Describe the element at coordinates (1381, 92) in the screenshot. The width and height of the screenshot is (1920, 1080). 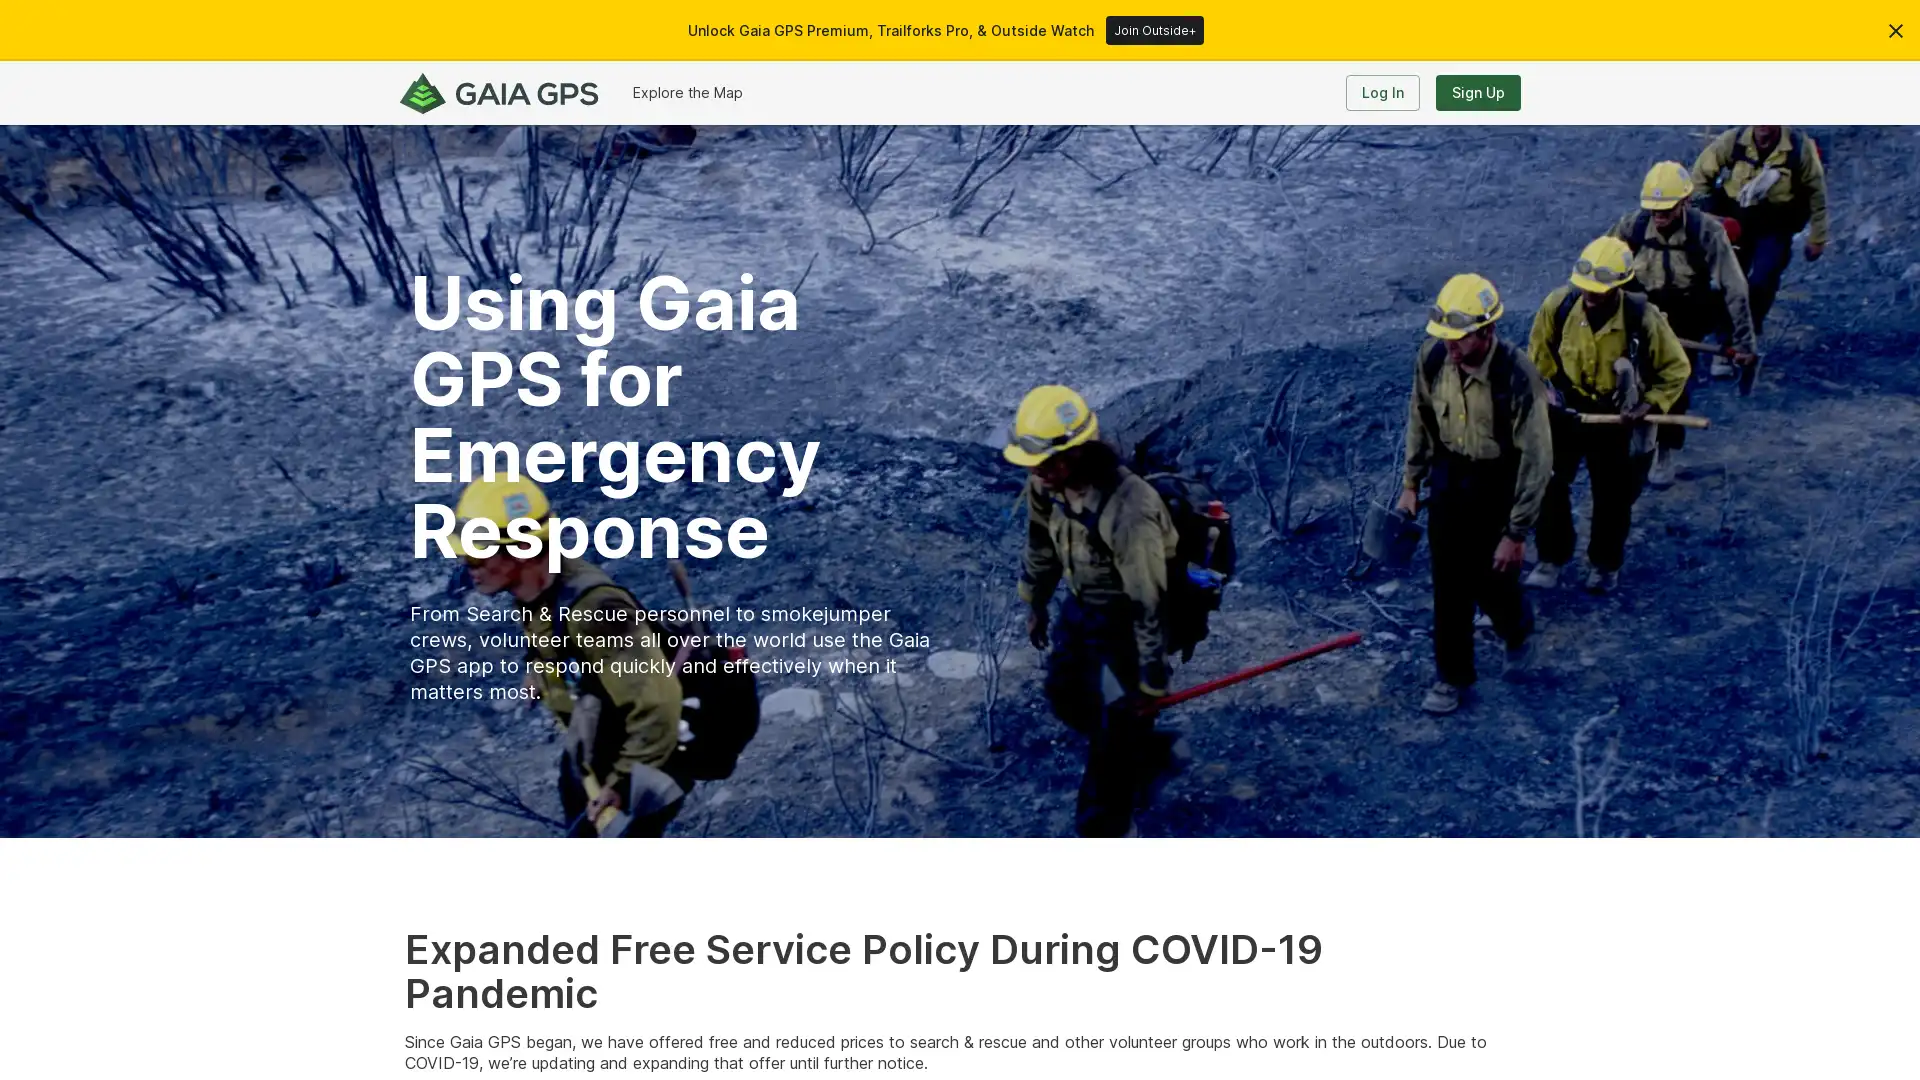
I see `Log In` at that location.